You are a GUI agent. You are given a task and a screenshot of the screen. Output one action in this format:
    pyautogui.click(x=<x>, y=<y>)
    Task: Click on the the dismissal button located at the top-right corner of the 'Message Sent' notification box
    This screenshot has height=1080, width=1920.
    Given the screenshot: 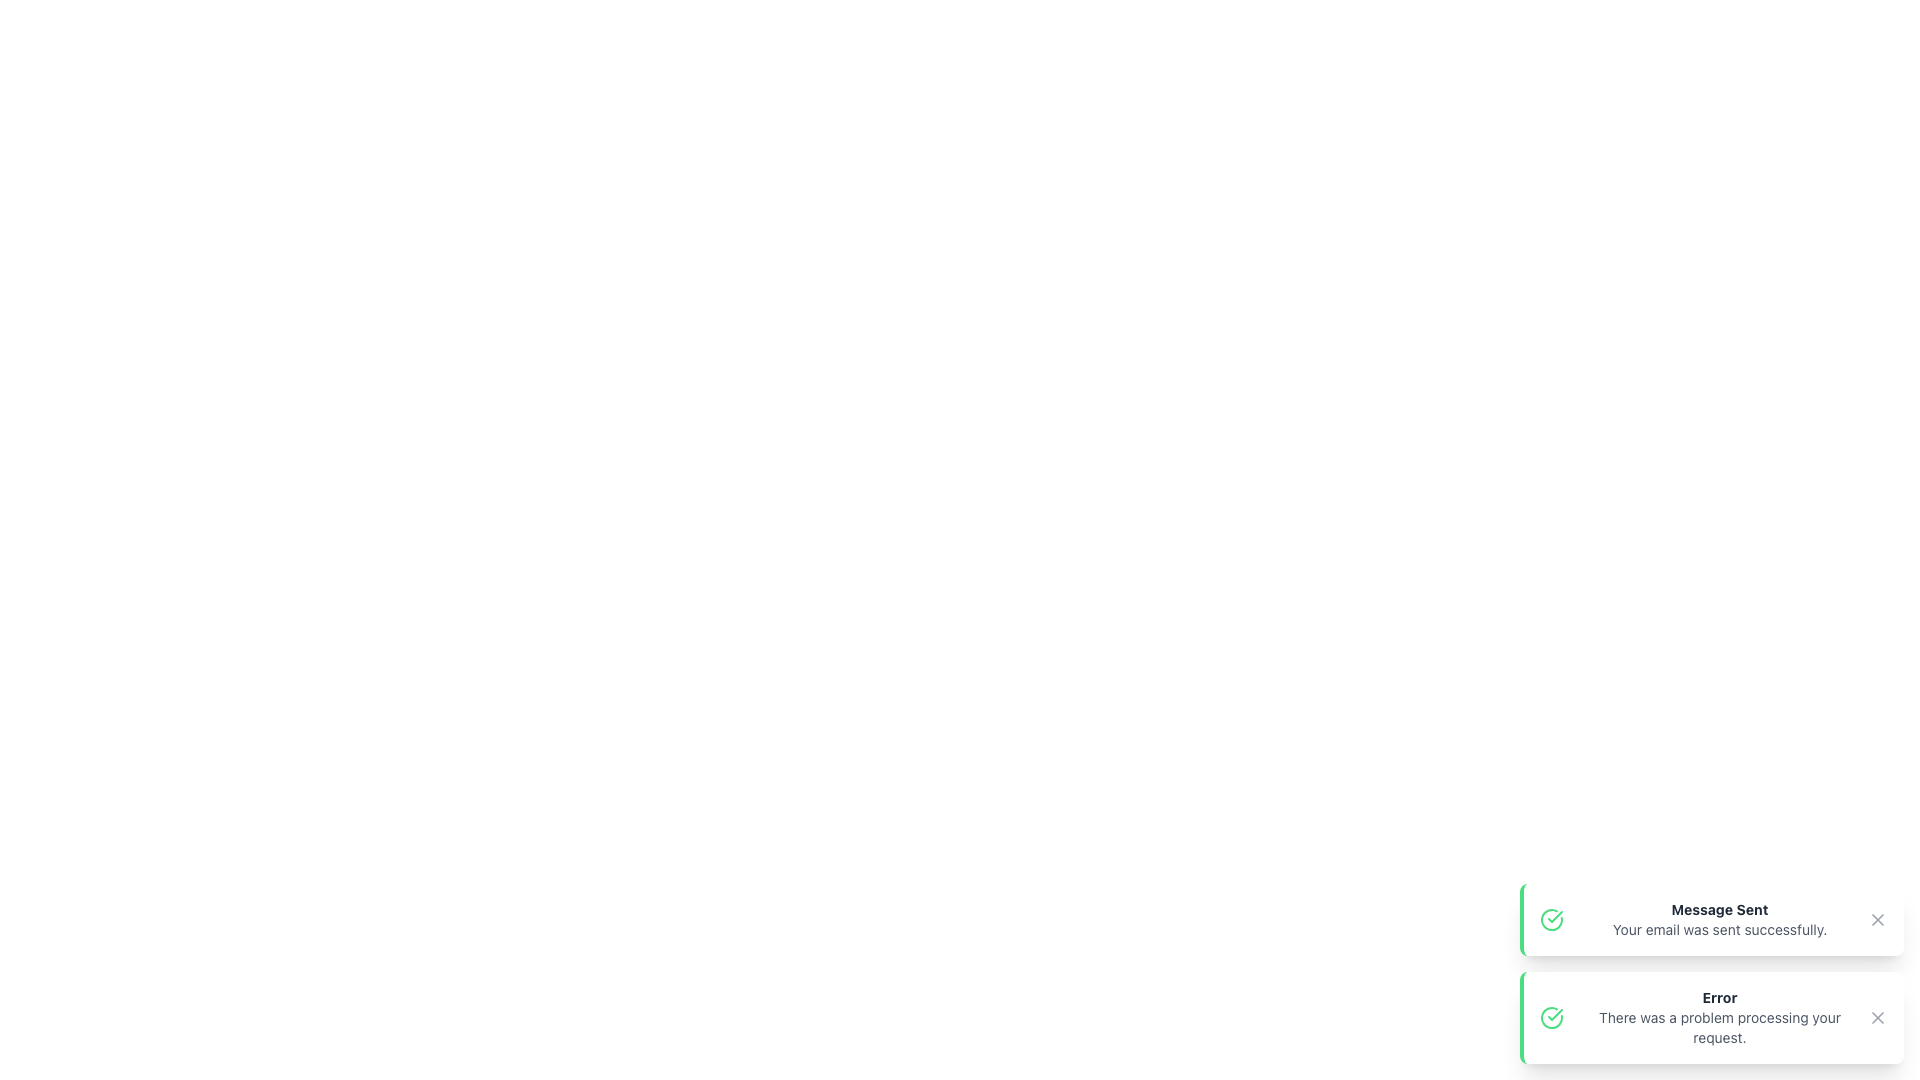 What is the action you would take?
    pyautogui.click(x=1876, y=920)
    